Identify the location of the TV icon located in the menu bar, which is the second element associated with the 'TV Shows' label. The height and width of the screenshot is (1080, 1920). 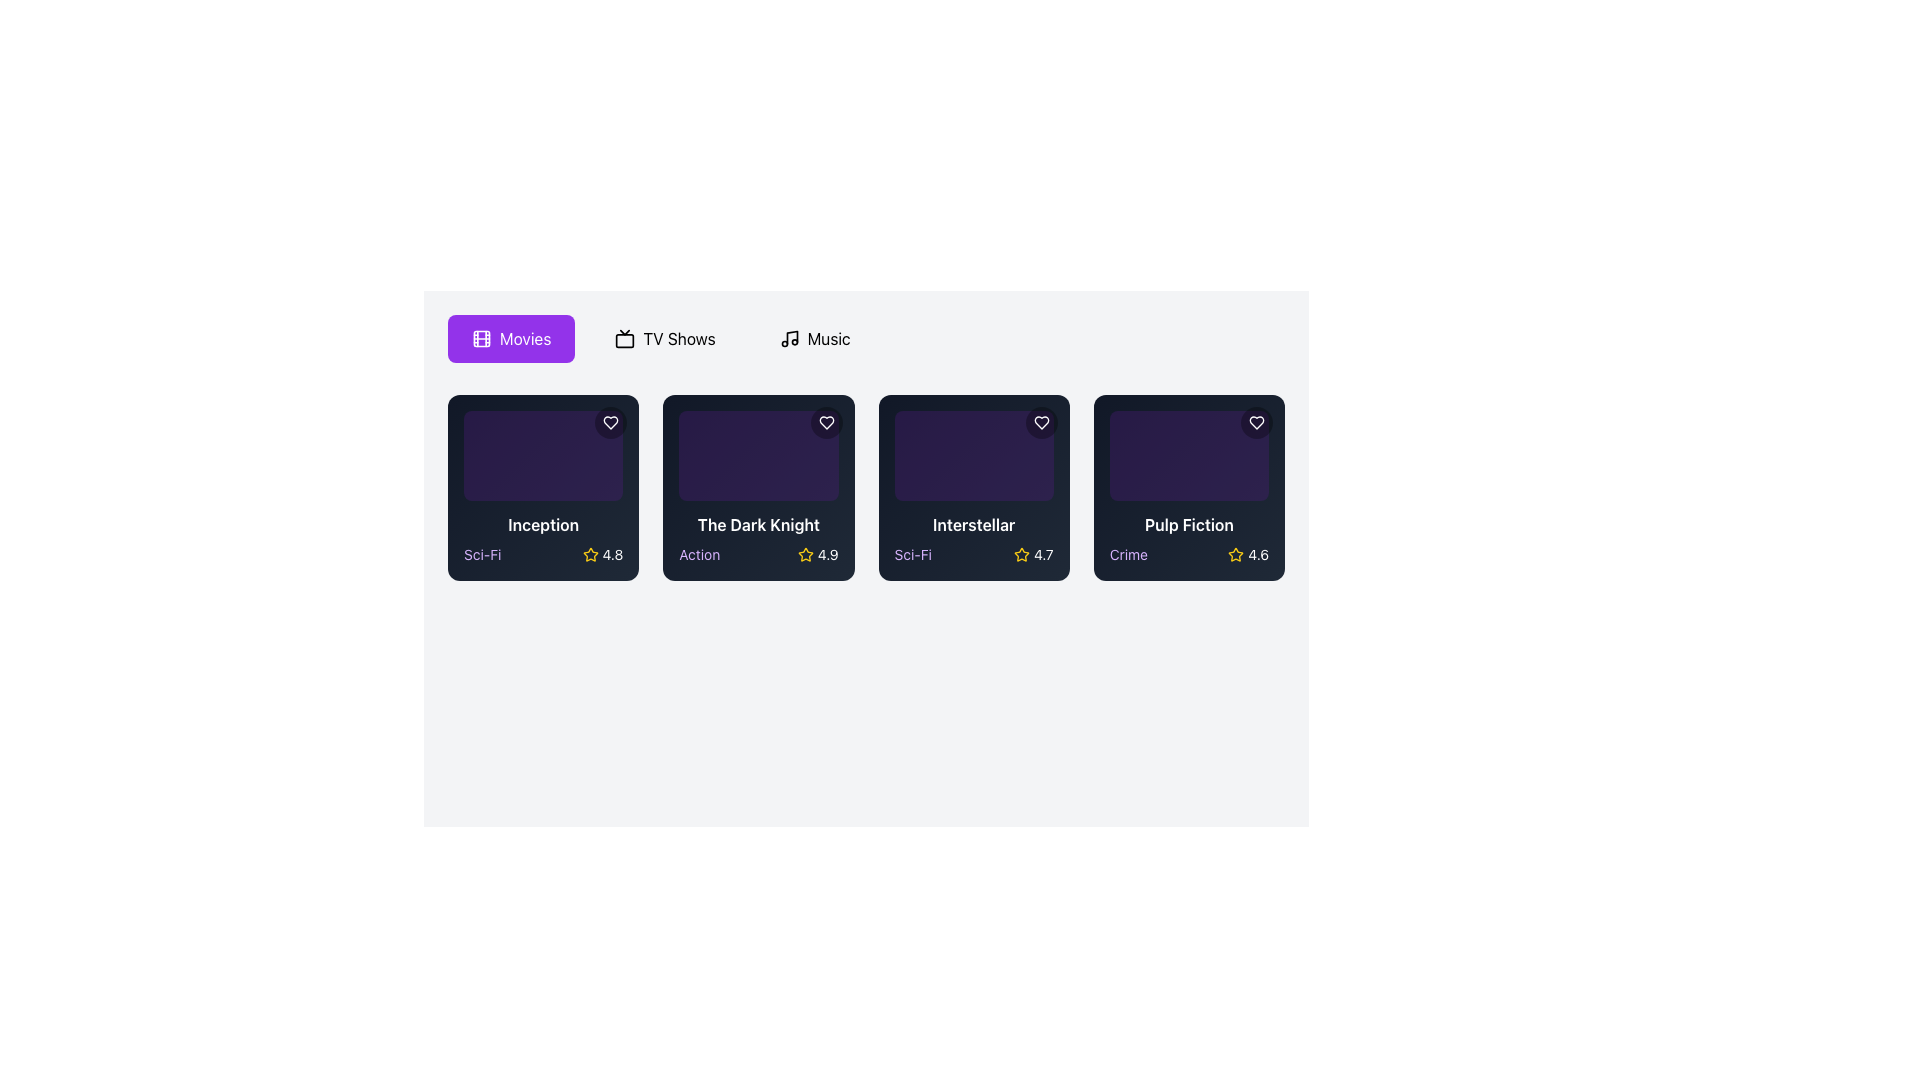
(624, 338).